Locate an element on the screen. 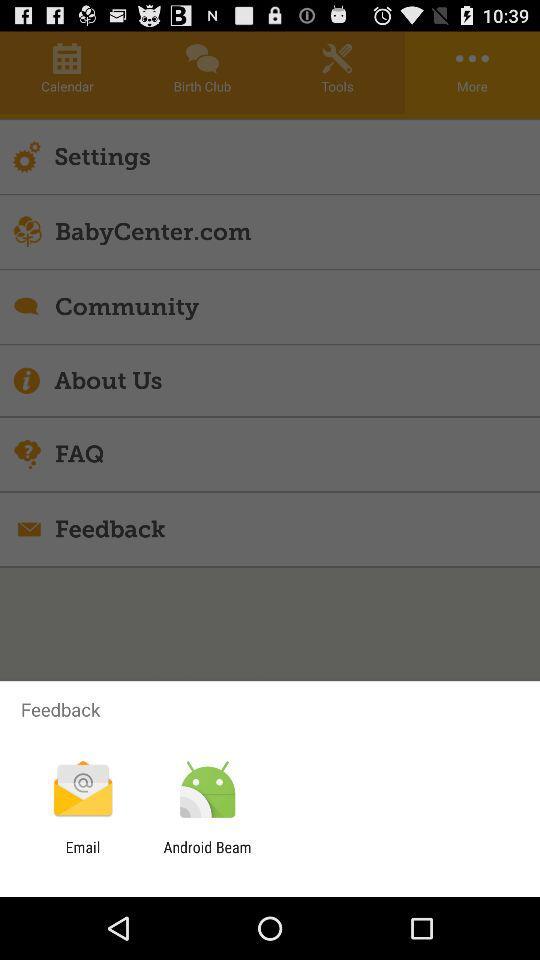 This screenshot has height=960, width=540. email is located at coordinates (82, 855).